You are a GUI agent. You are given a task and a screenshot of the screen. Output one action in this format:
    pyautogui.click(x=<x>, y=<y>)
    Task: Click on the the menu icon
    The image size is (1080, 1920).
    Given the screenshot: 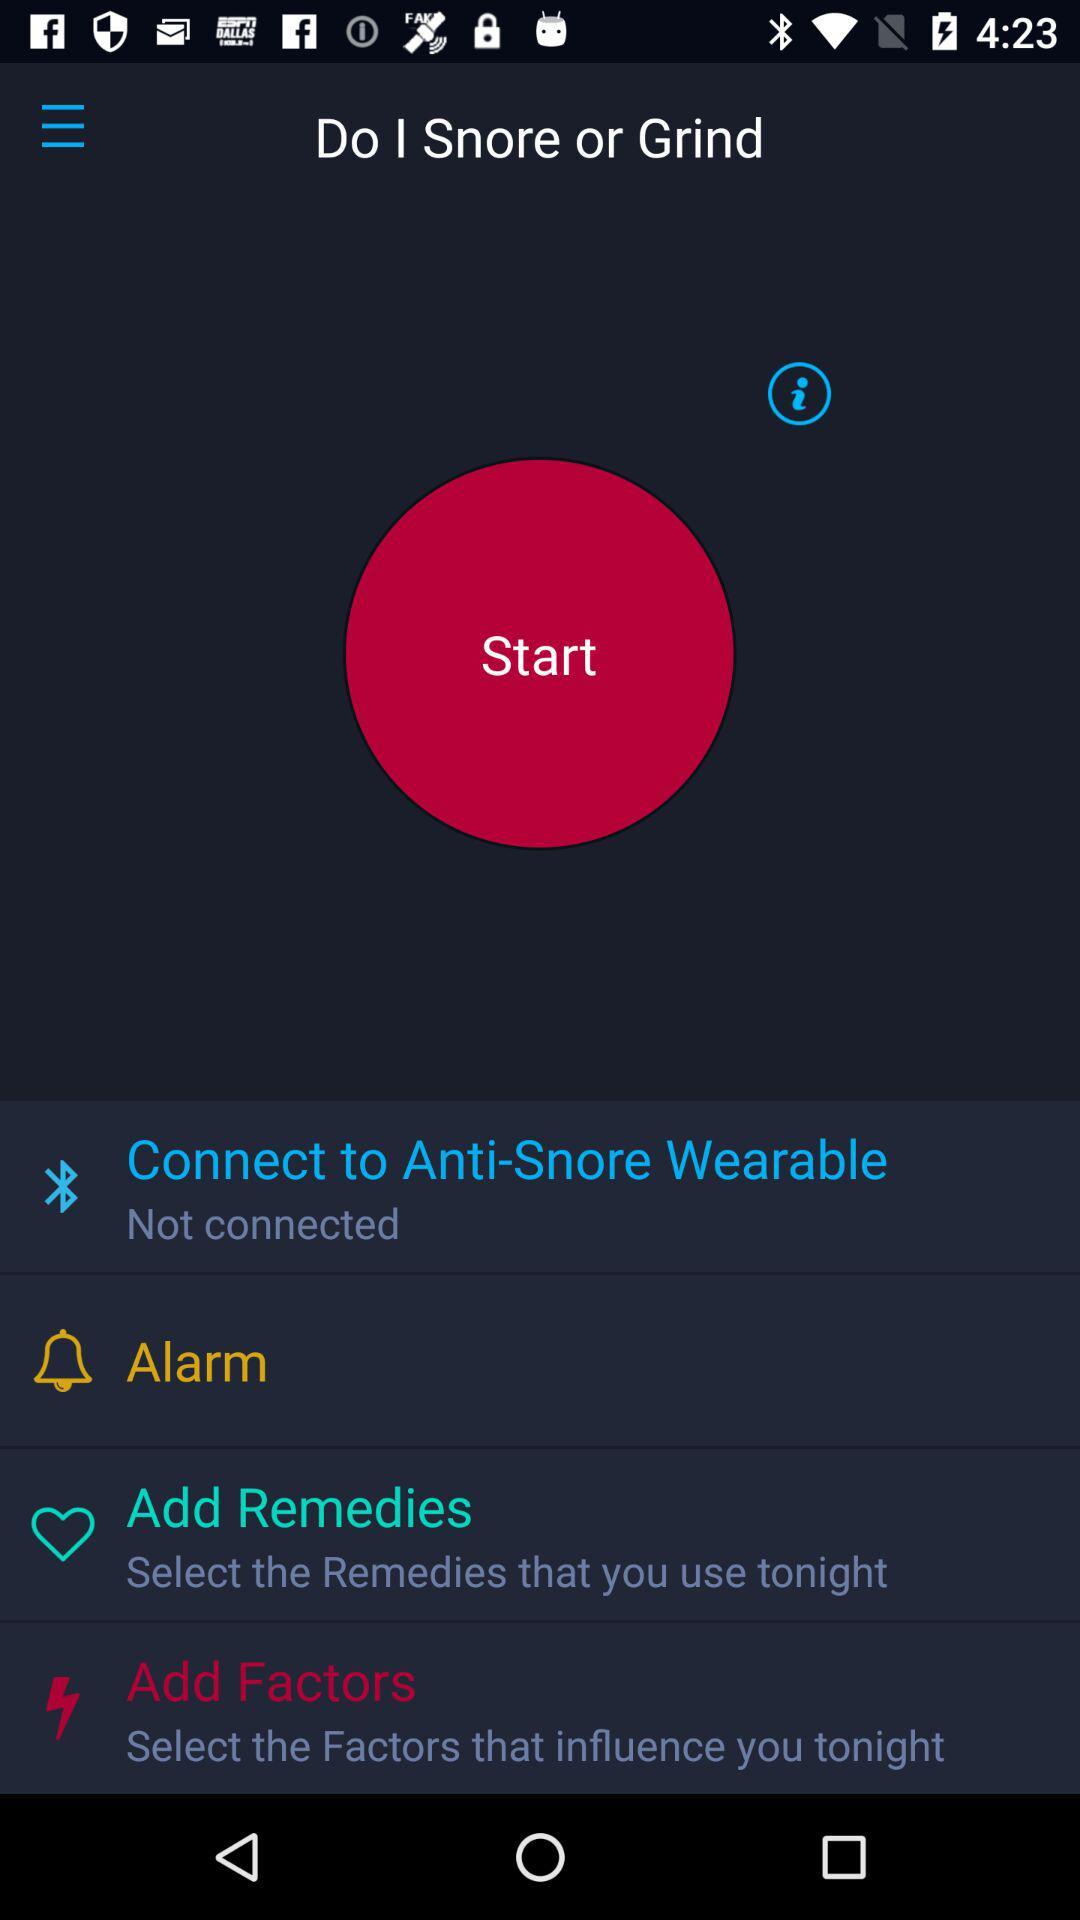 What is the action you would take?
    pyautogui.click(x=61, y=124)
    